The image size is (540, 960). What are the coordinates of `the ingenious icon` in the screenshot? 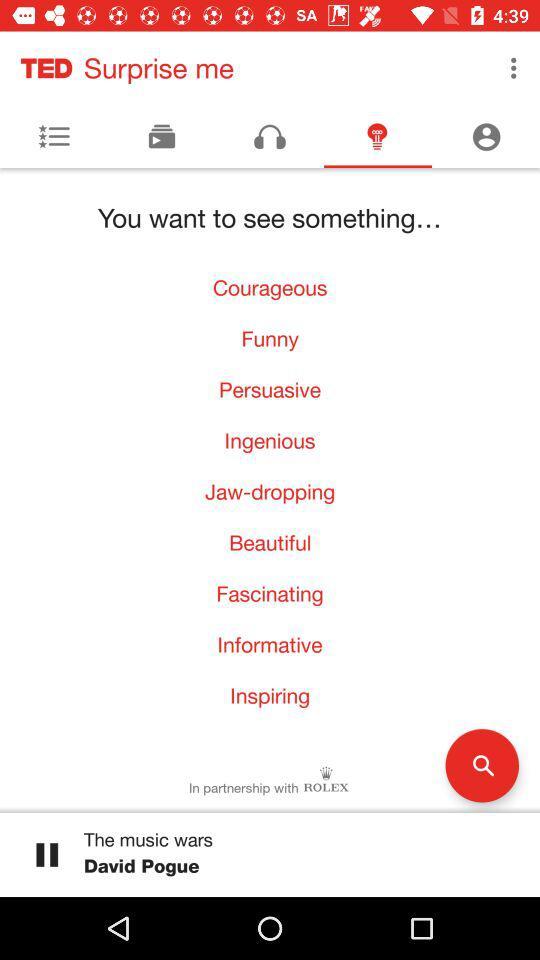 It's located at (270, 440).